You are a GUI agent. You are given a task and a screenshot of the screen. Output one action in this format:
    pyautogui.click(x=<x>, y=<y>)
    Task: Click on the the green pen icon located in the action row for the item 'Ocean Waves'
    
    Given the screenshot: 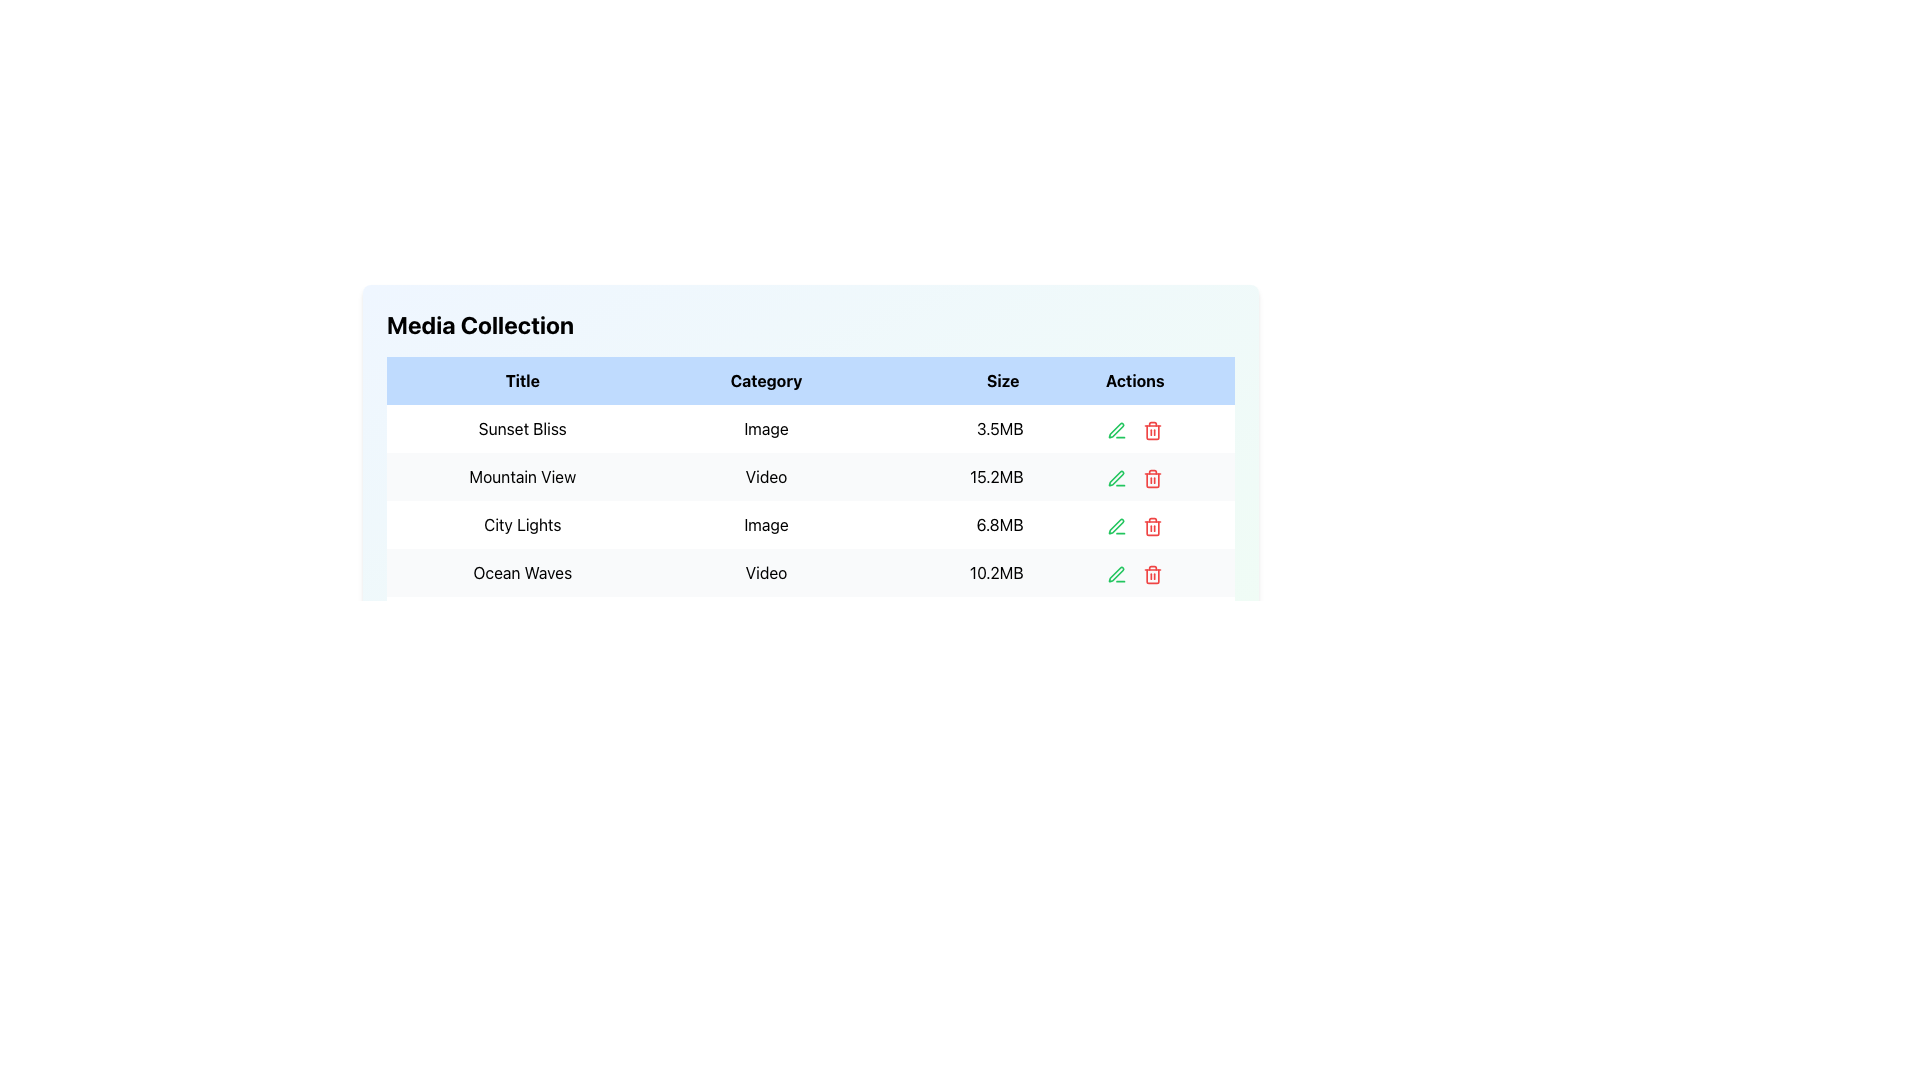 What is the action you would take?
    pyautogui.click(x=1116, y=573)
    